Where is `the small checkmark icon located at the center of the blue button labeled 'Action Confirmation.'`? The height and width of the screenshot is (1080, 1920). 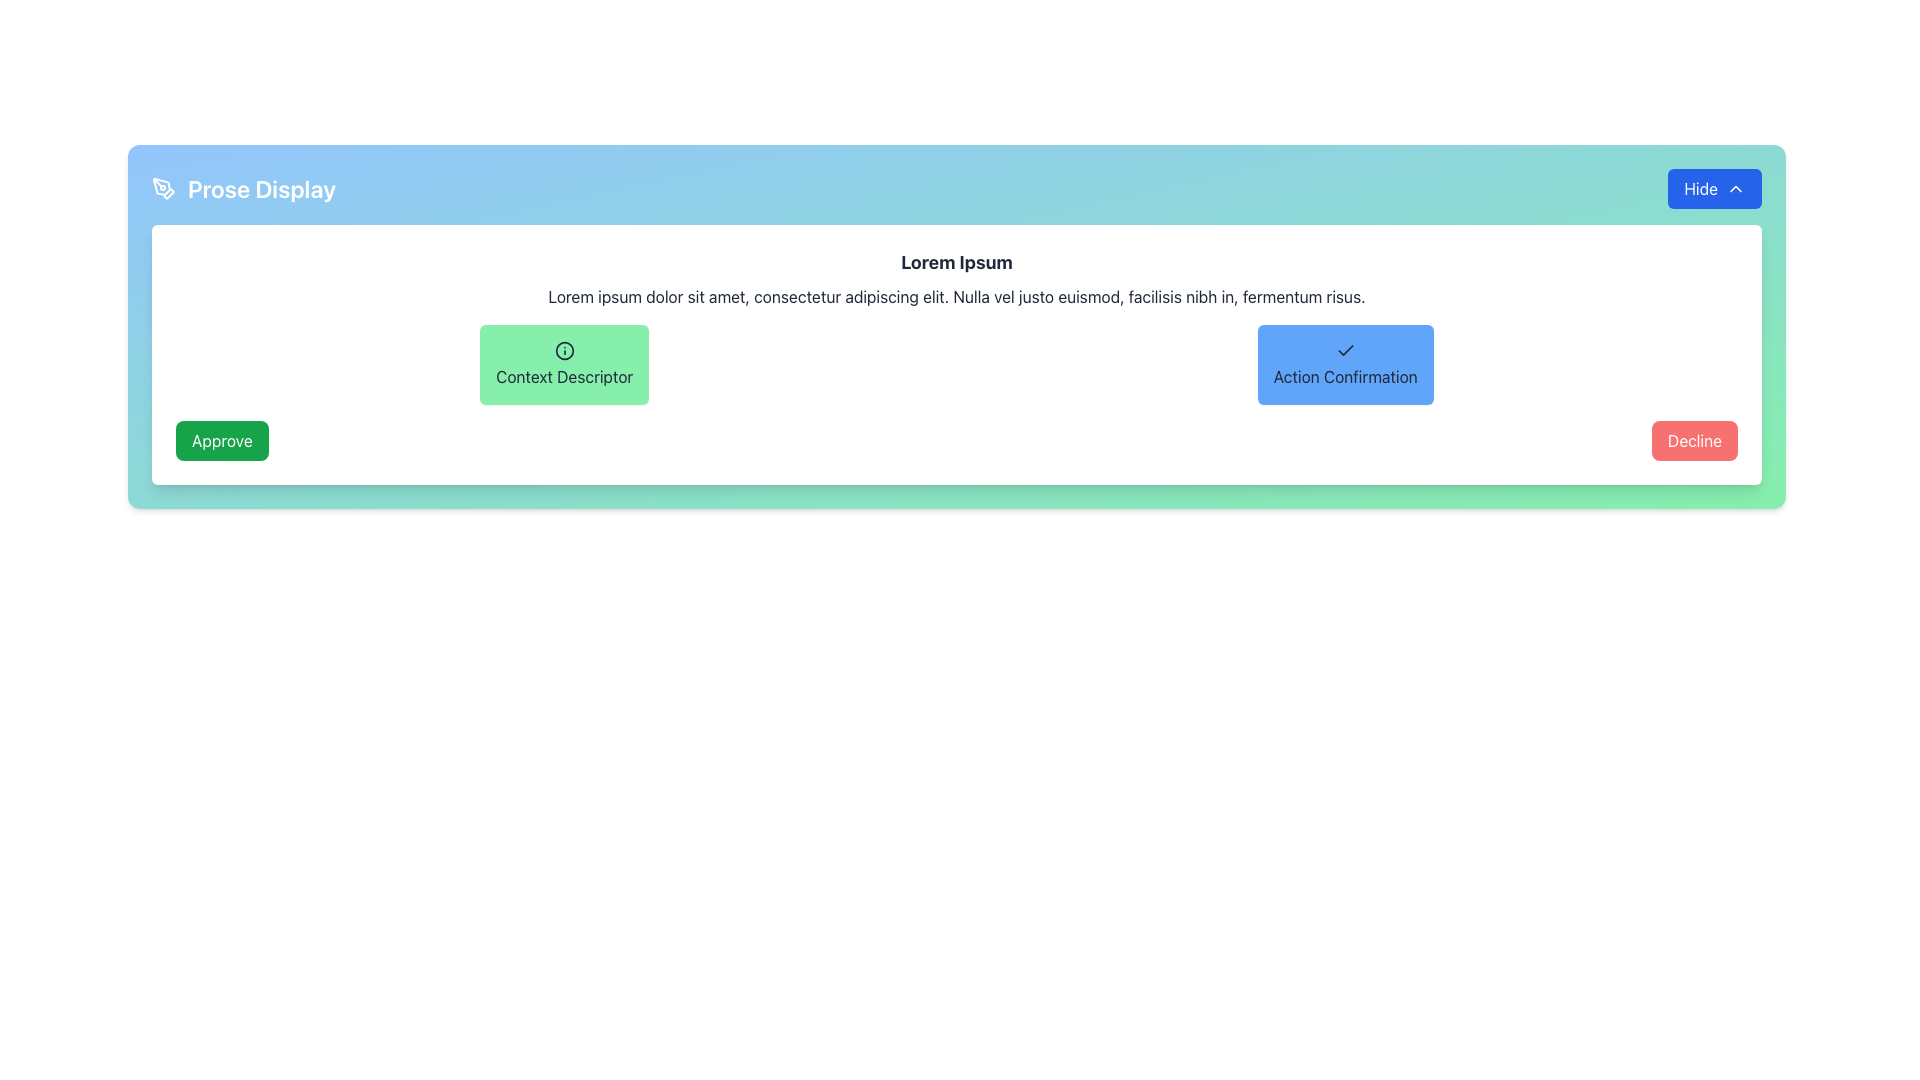 the small checkmark icon located at the center of the blue button labeled 'Action Confirmation.' is located at coordinates (1345, 350).